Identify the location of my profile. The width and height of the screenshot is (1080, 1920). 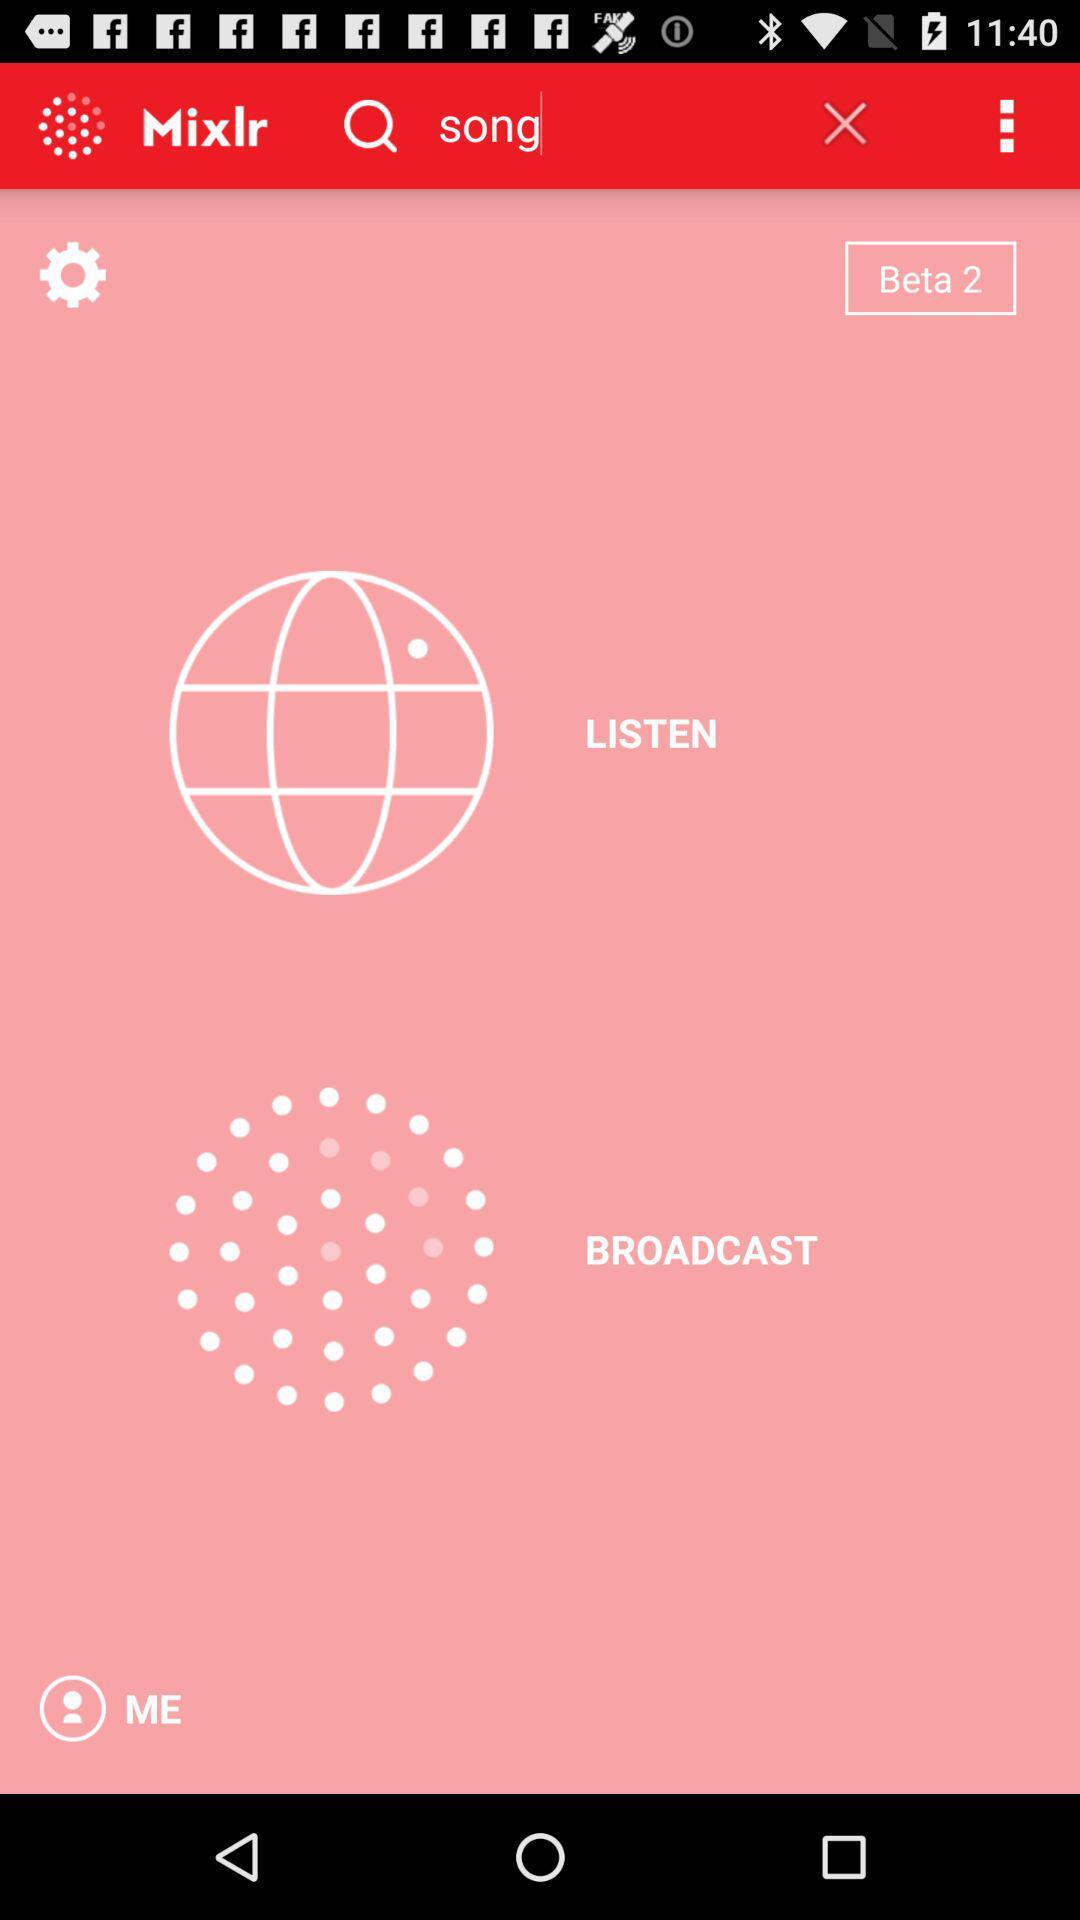
(71, 1707).